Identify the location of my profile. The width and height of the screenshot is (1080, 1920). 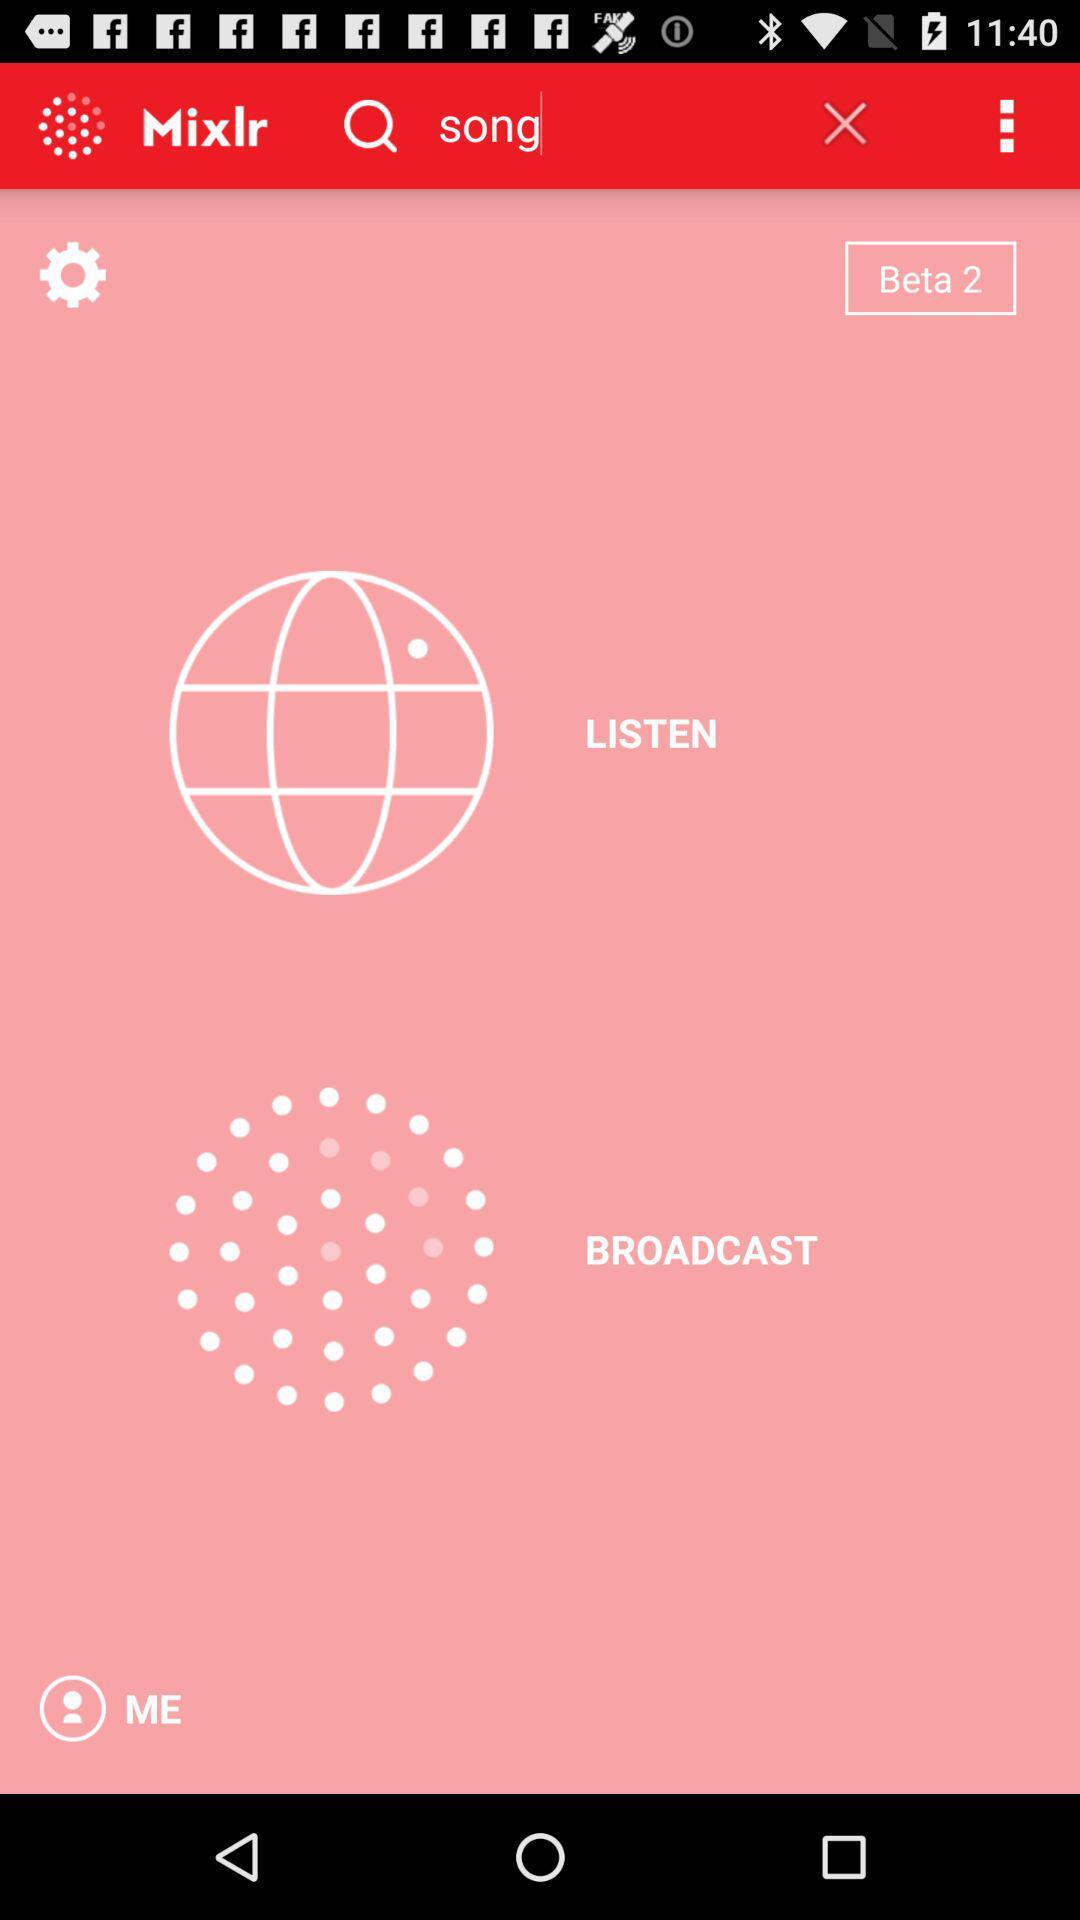
(71, 1707).